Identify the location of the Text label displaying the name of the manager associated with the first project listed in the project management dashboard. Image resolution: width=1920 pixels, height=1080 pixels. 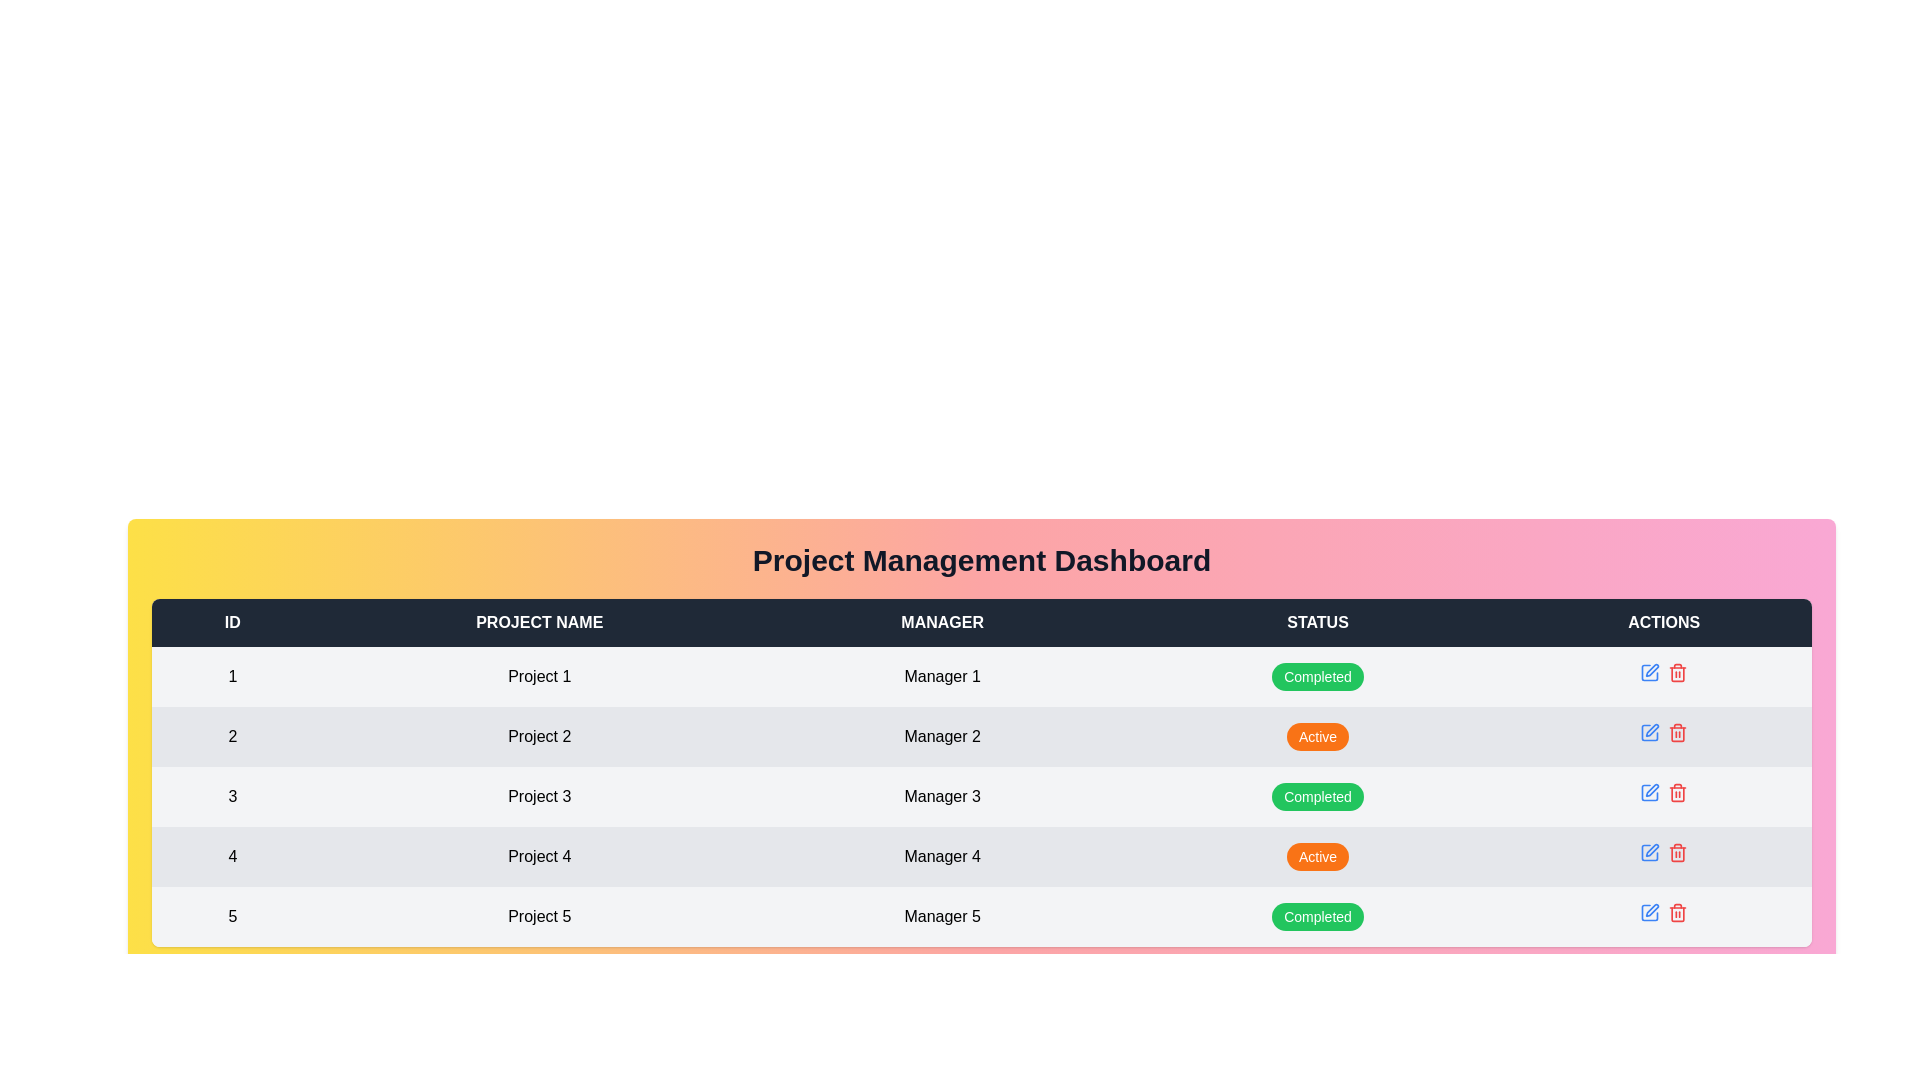
(941, 676).